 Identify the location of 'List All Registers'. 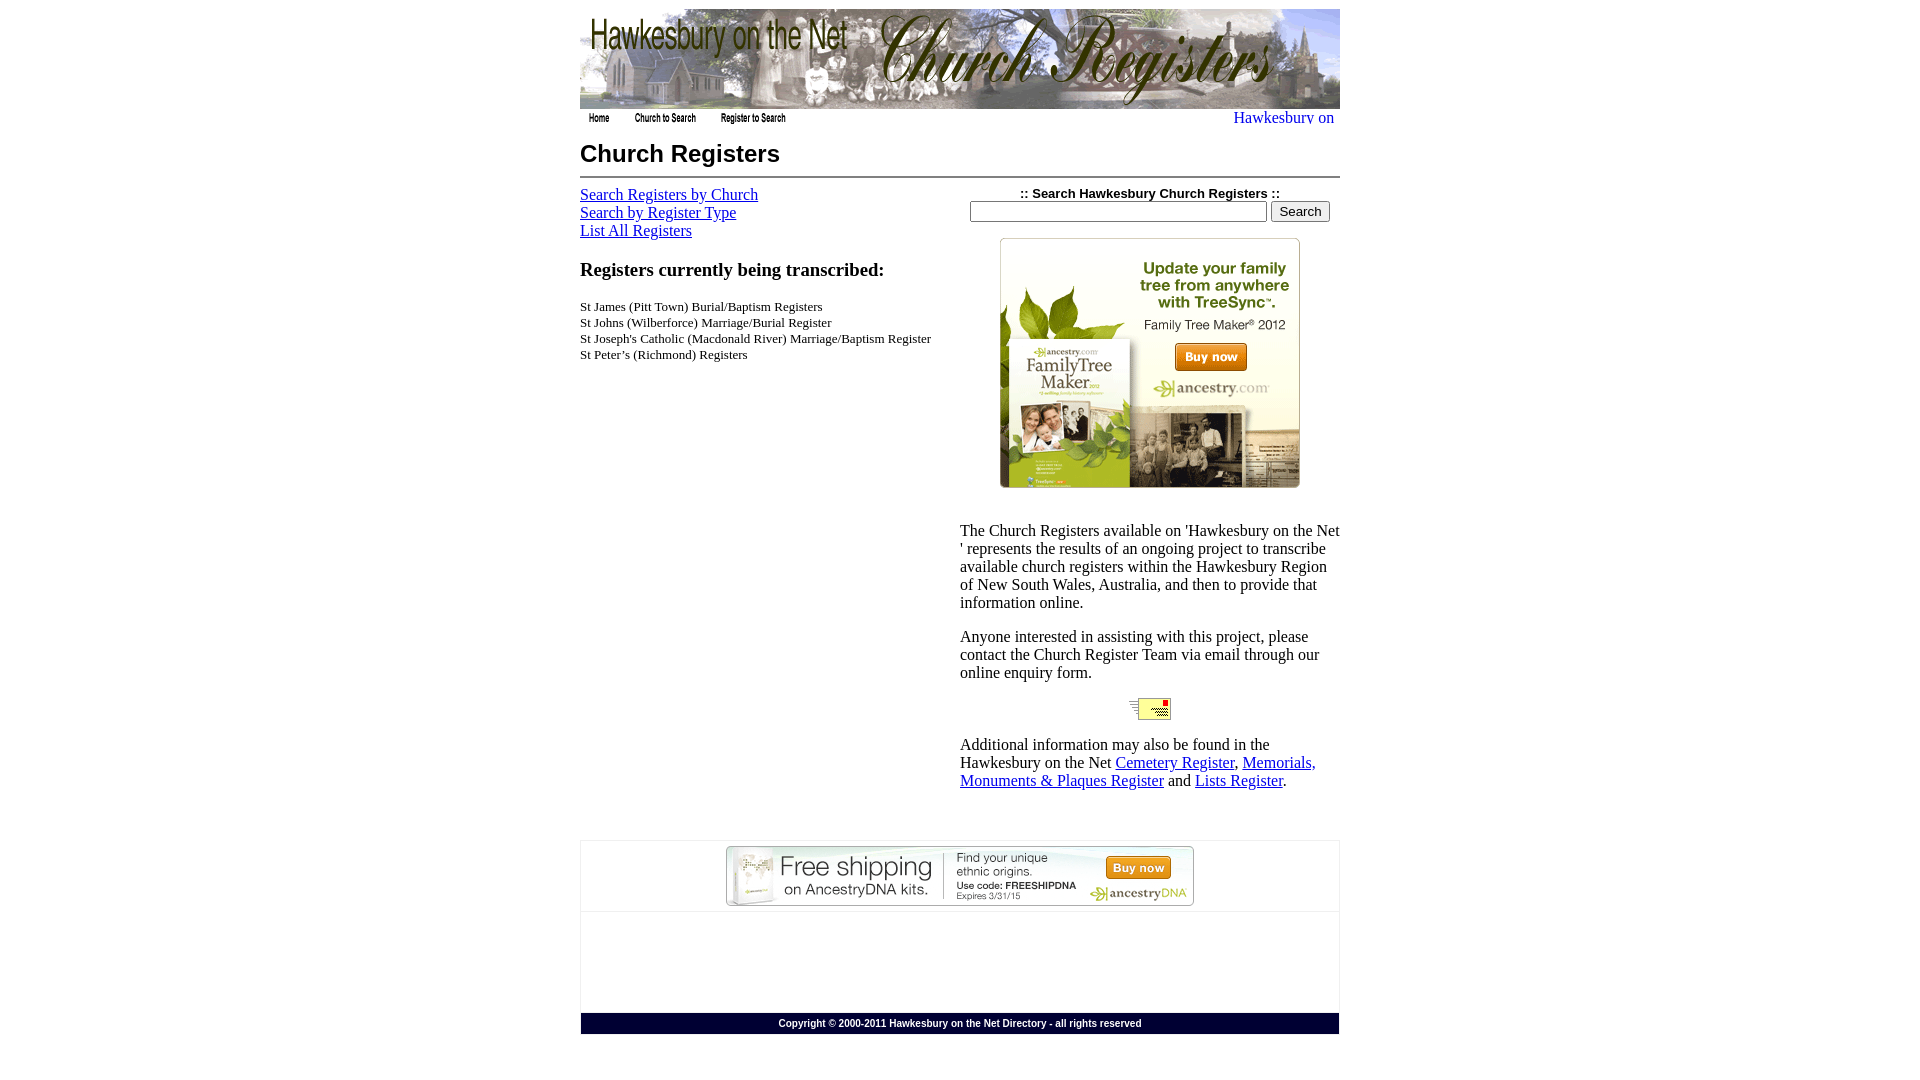
(634, 229).